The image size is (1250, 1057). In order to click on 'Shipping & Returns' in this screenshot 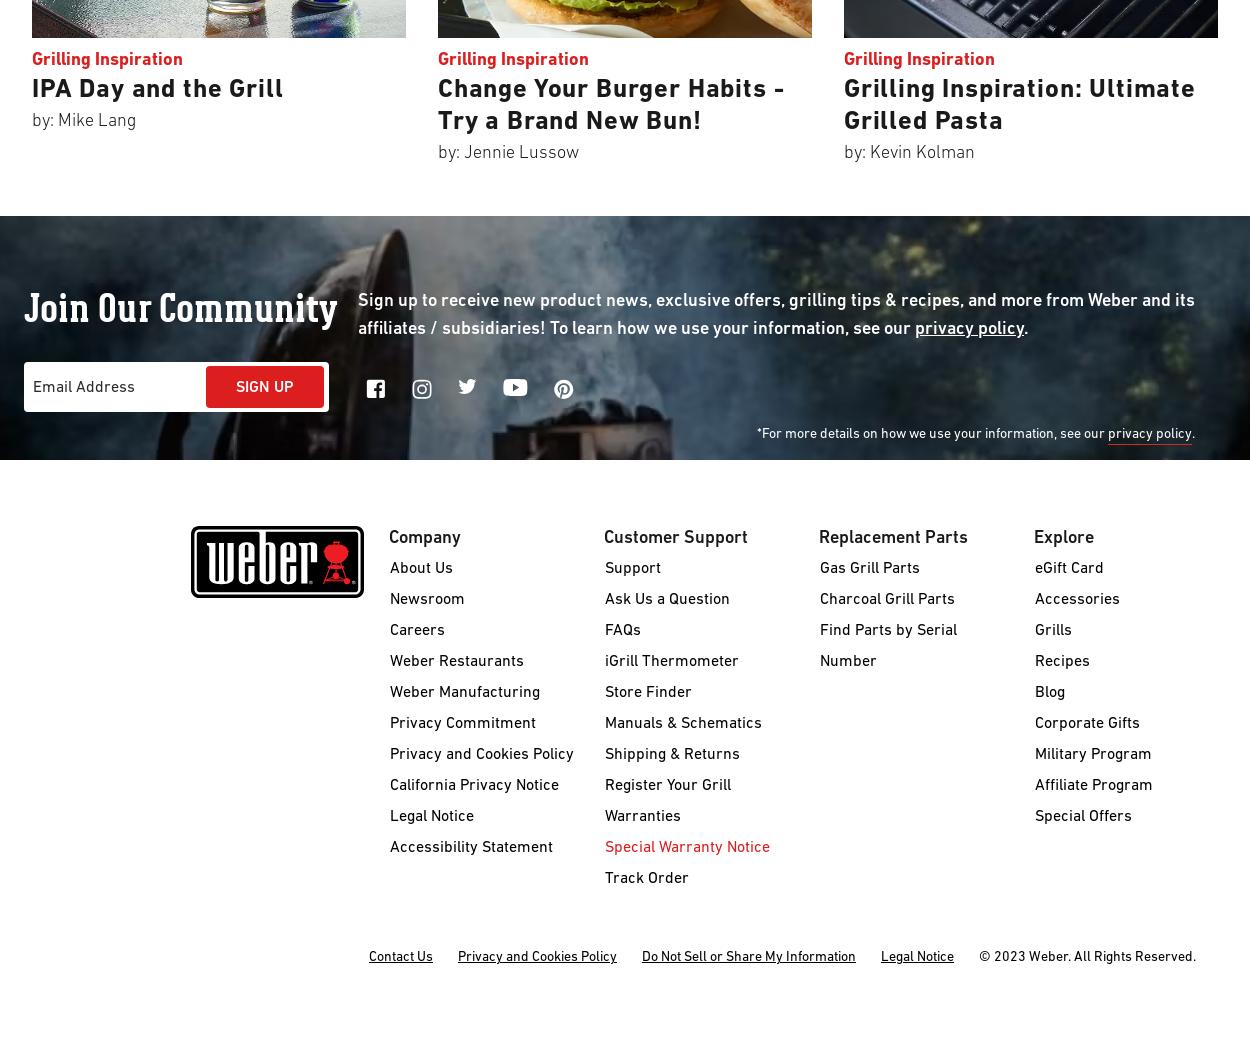, I will do `click(672, 755)`.